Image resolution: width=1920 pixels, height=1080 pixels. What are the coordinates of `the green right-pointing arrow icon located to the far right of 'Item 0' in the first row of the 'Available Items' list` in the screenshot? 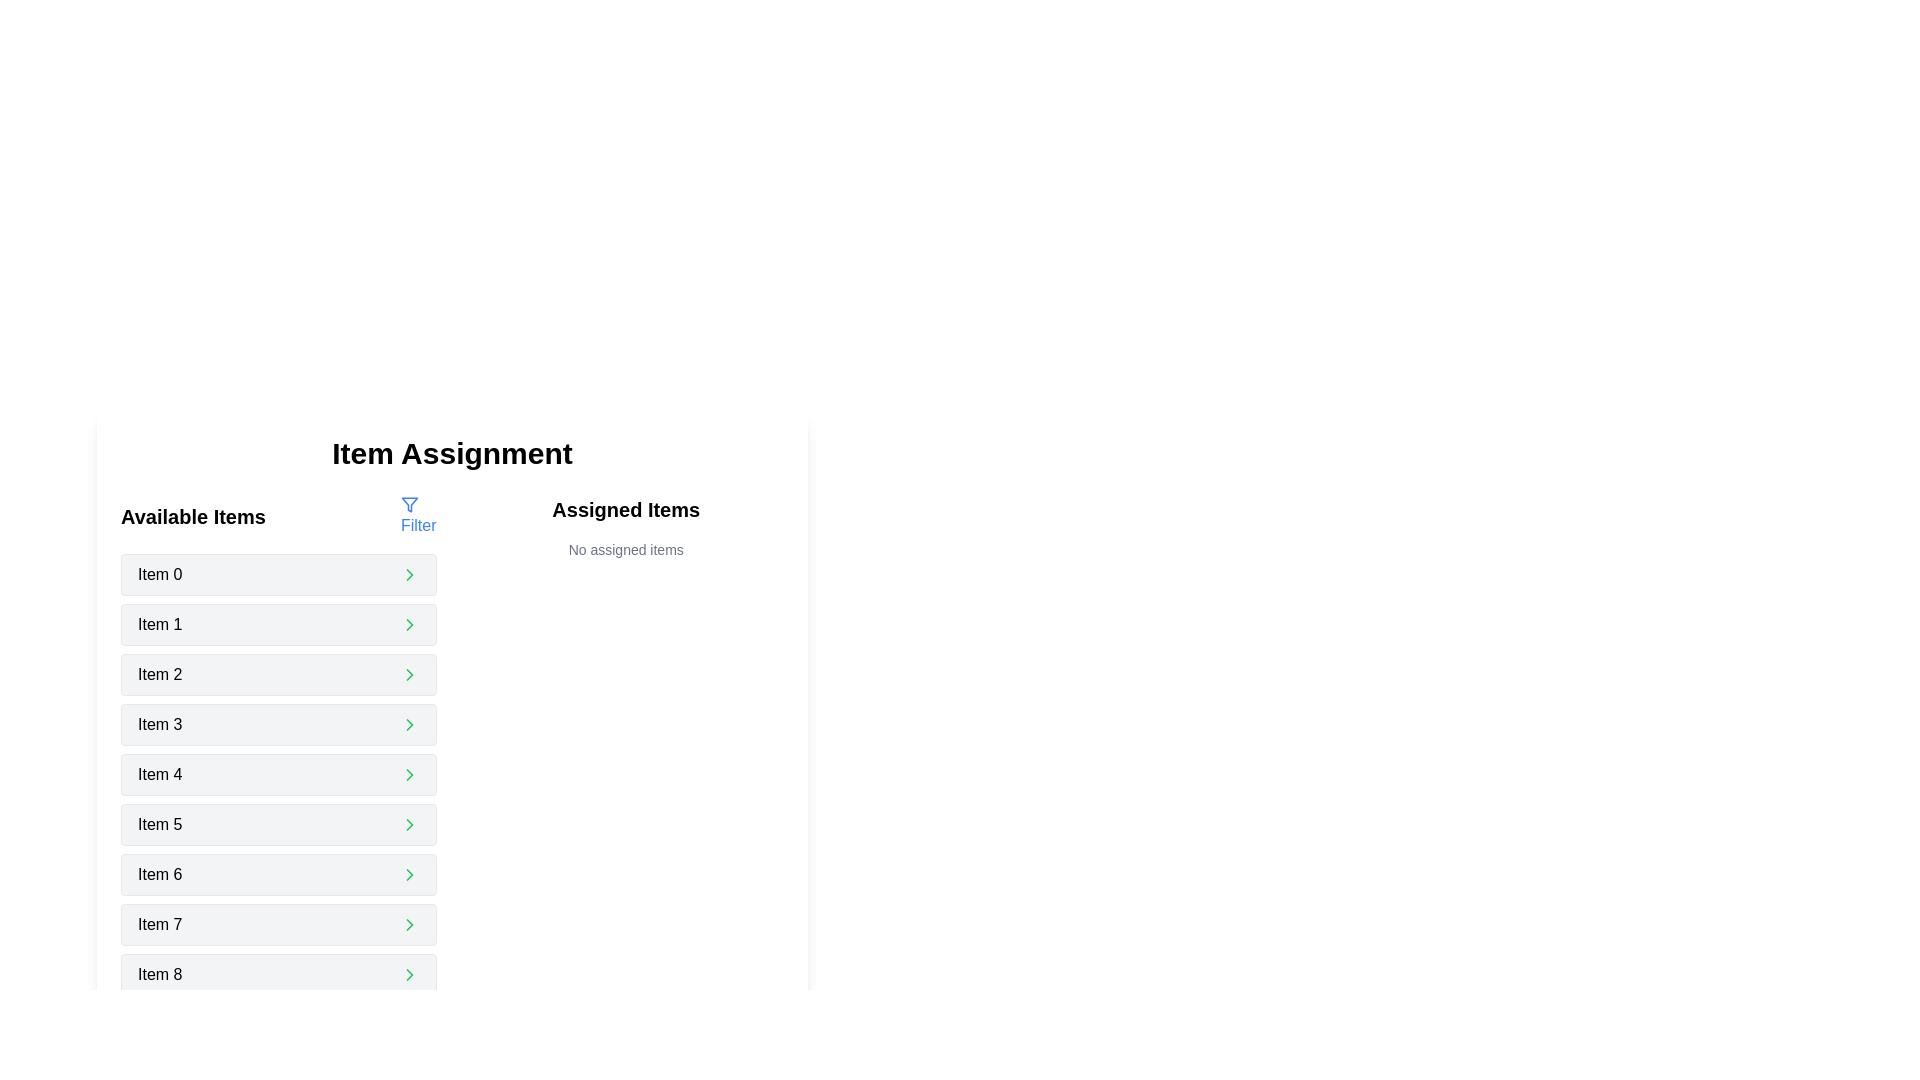 It's located at (408, 574).